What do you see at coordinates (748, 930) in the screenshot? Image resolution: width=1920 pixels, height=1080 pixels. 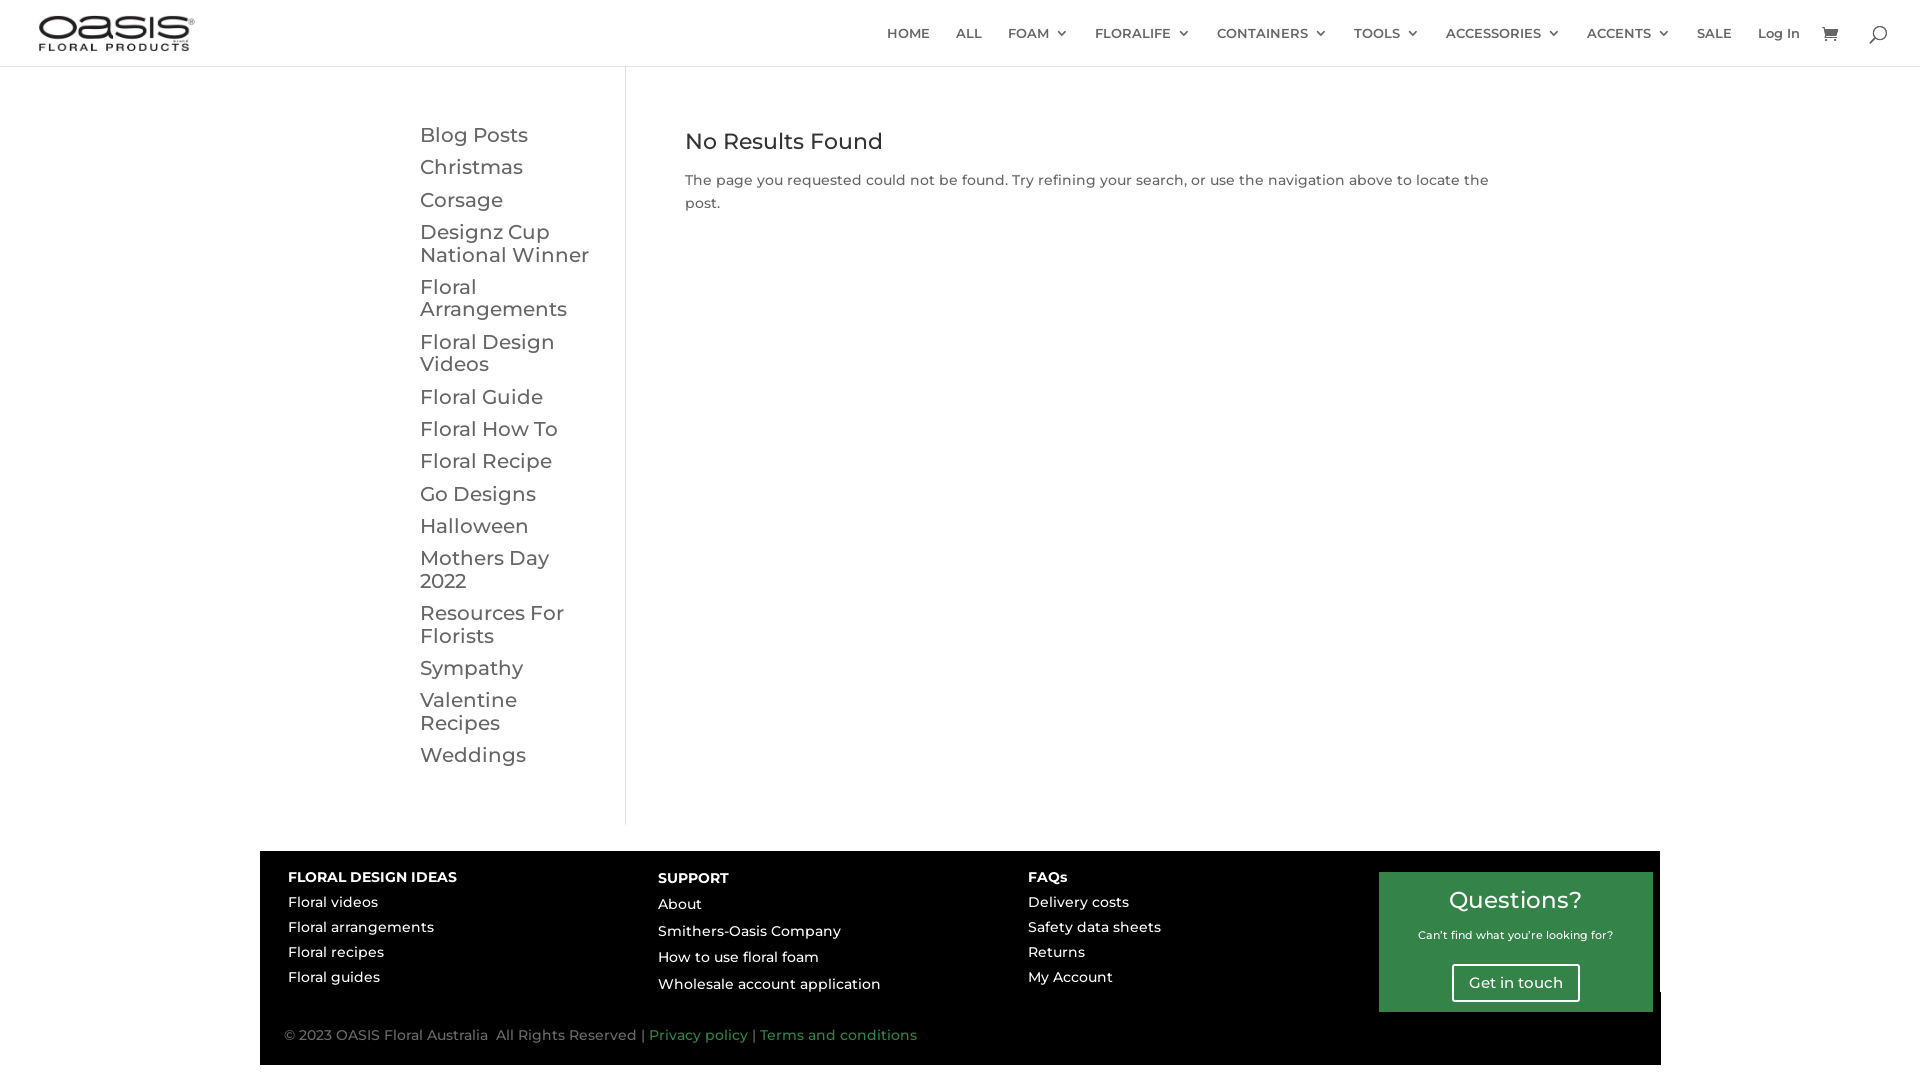 I see `'Smithers-Oasis Company'` at bounding box center [748, 930].